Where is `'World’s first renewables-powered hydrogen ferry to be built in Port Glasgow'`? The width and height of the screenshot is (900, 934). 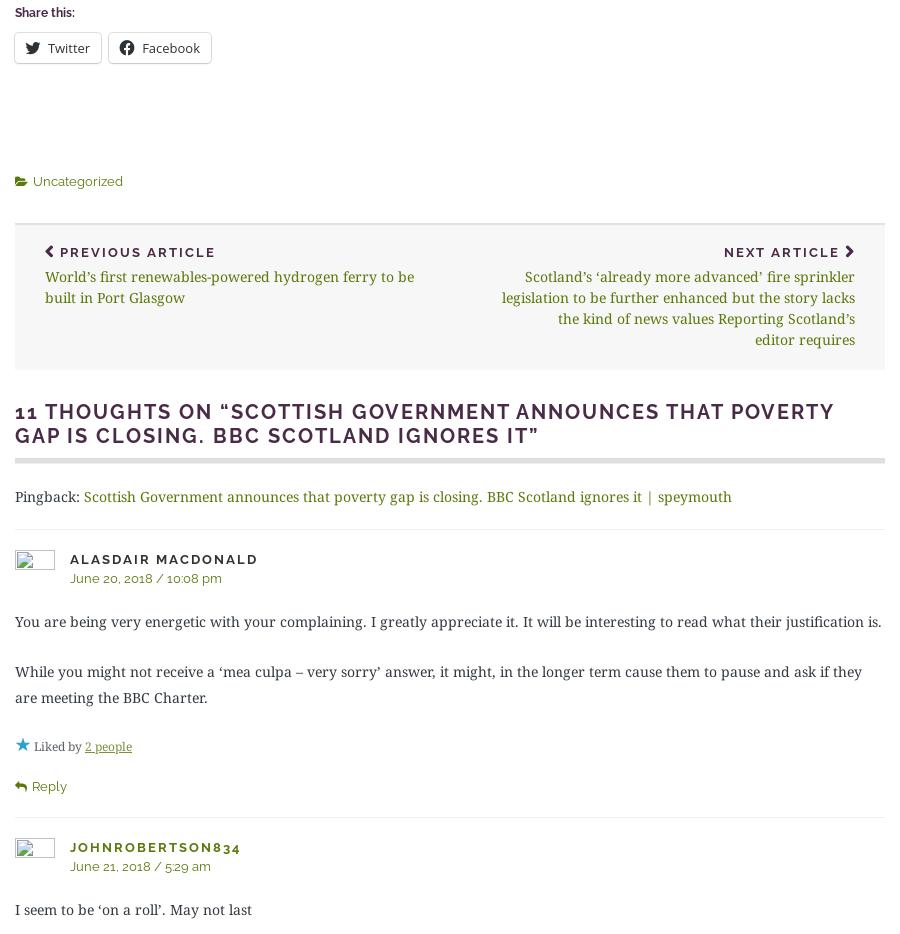 'World’s first renewables-powered hydrogen ferry to be built in Port Glasgow' is located at coordinates (228, 284).